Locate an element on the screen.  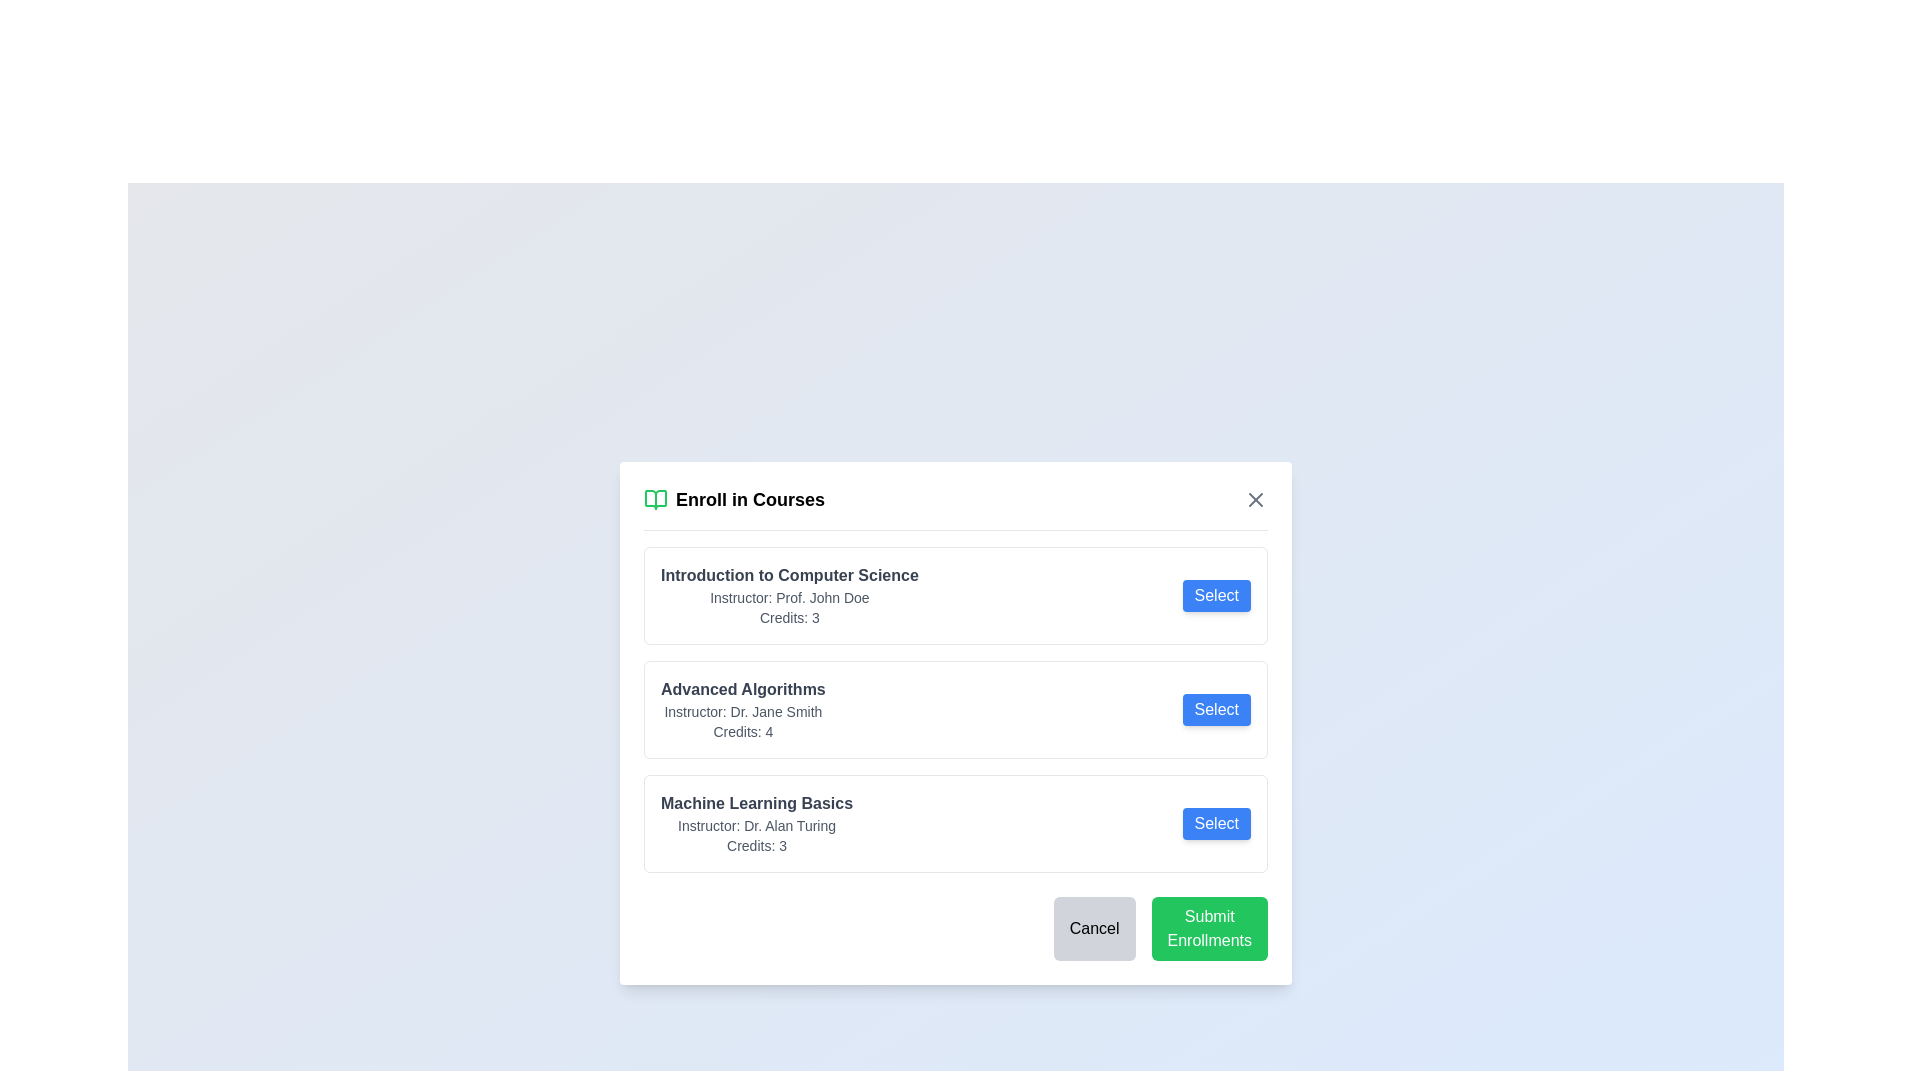
the 'Cancel' button with rounded edges in the footer of the modal dialog to change its background color is located at coordinates (1093, 928).